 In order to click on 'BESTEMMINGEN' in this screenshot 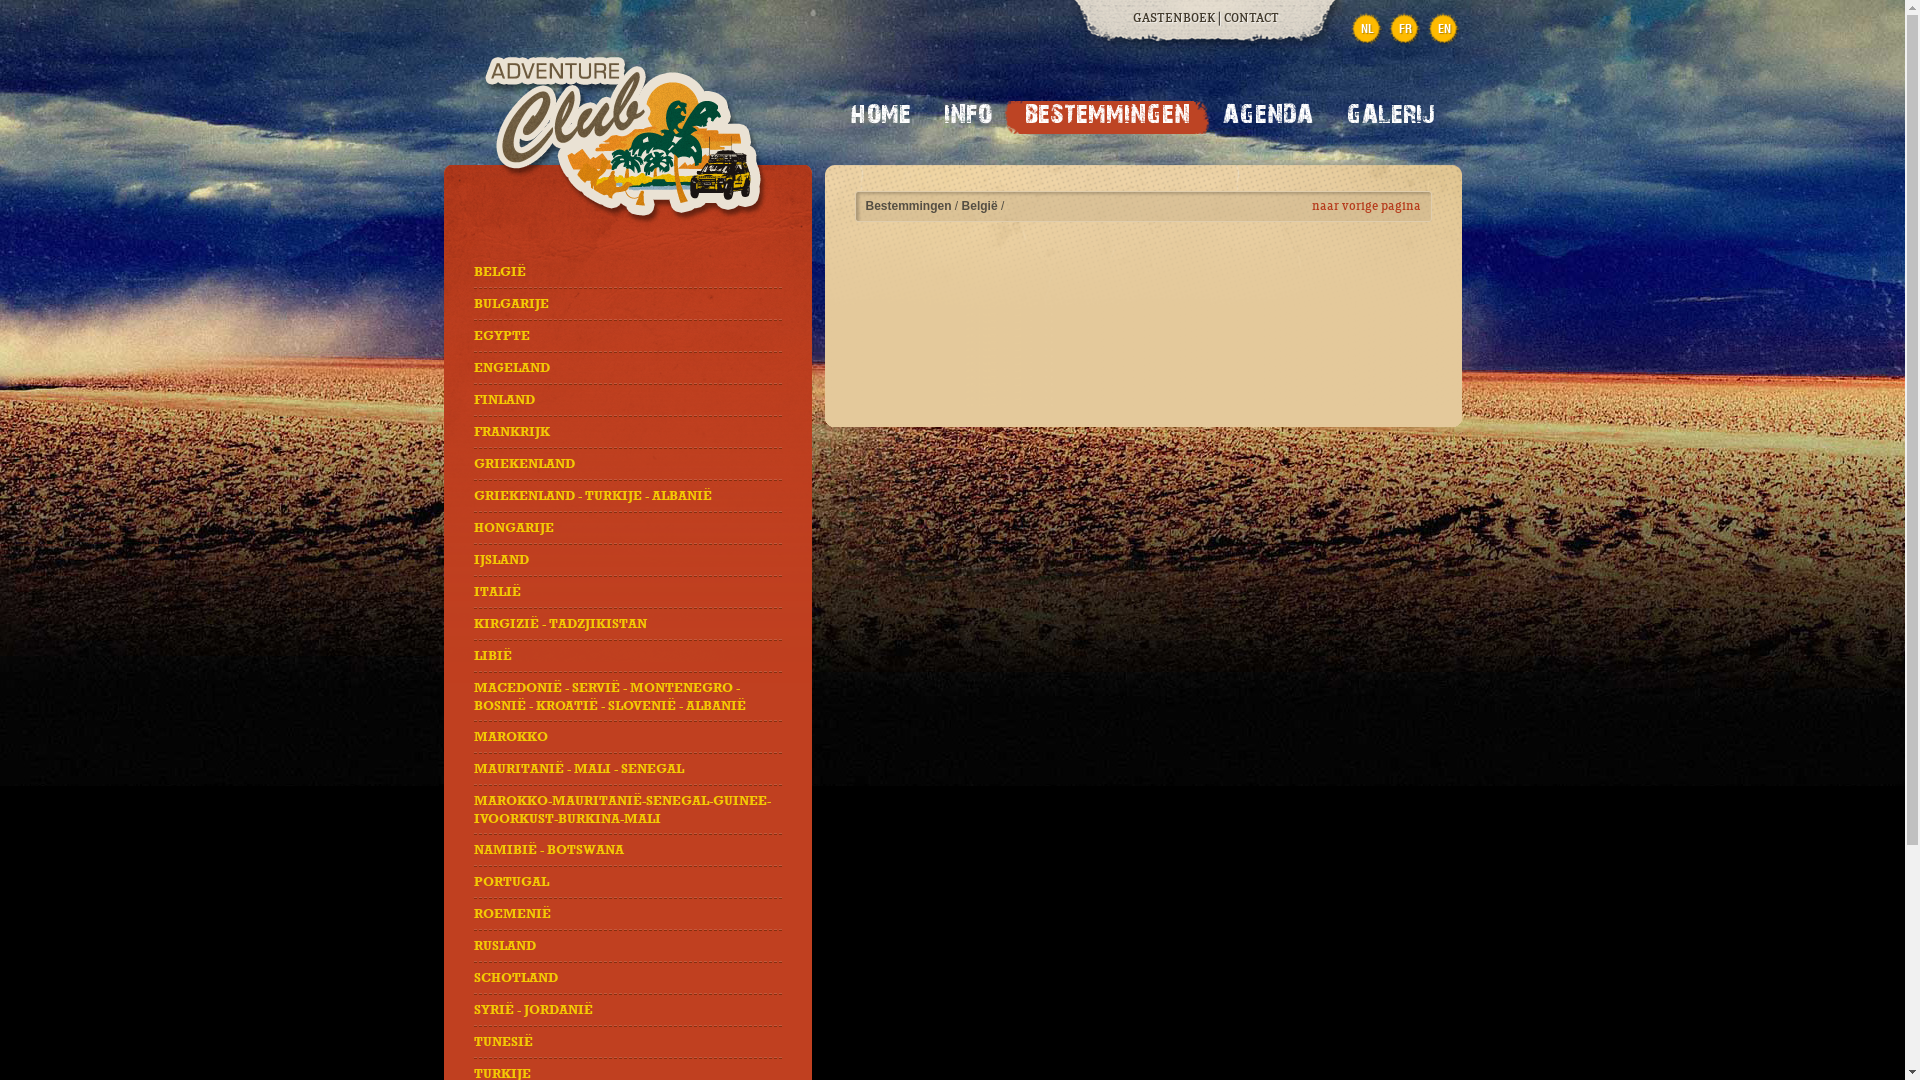, I will do `click(1105, 117)`.